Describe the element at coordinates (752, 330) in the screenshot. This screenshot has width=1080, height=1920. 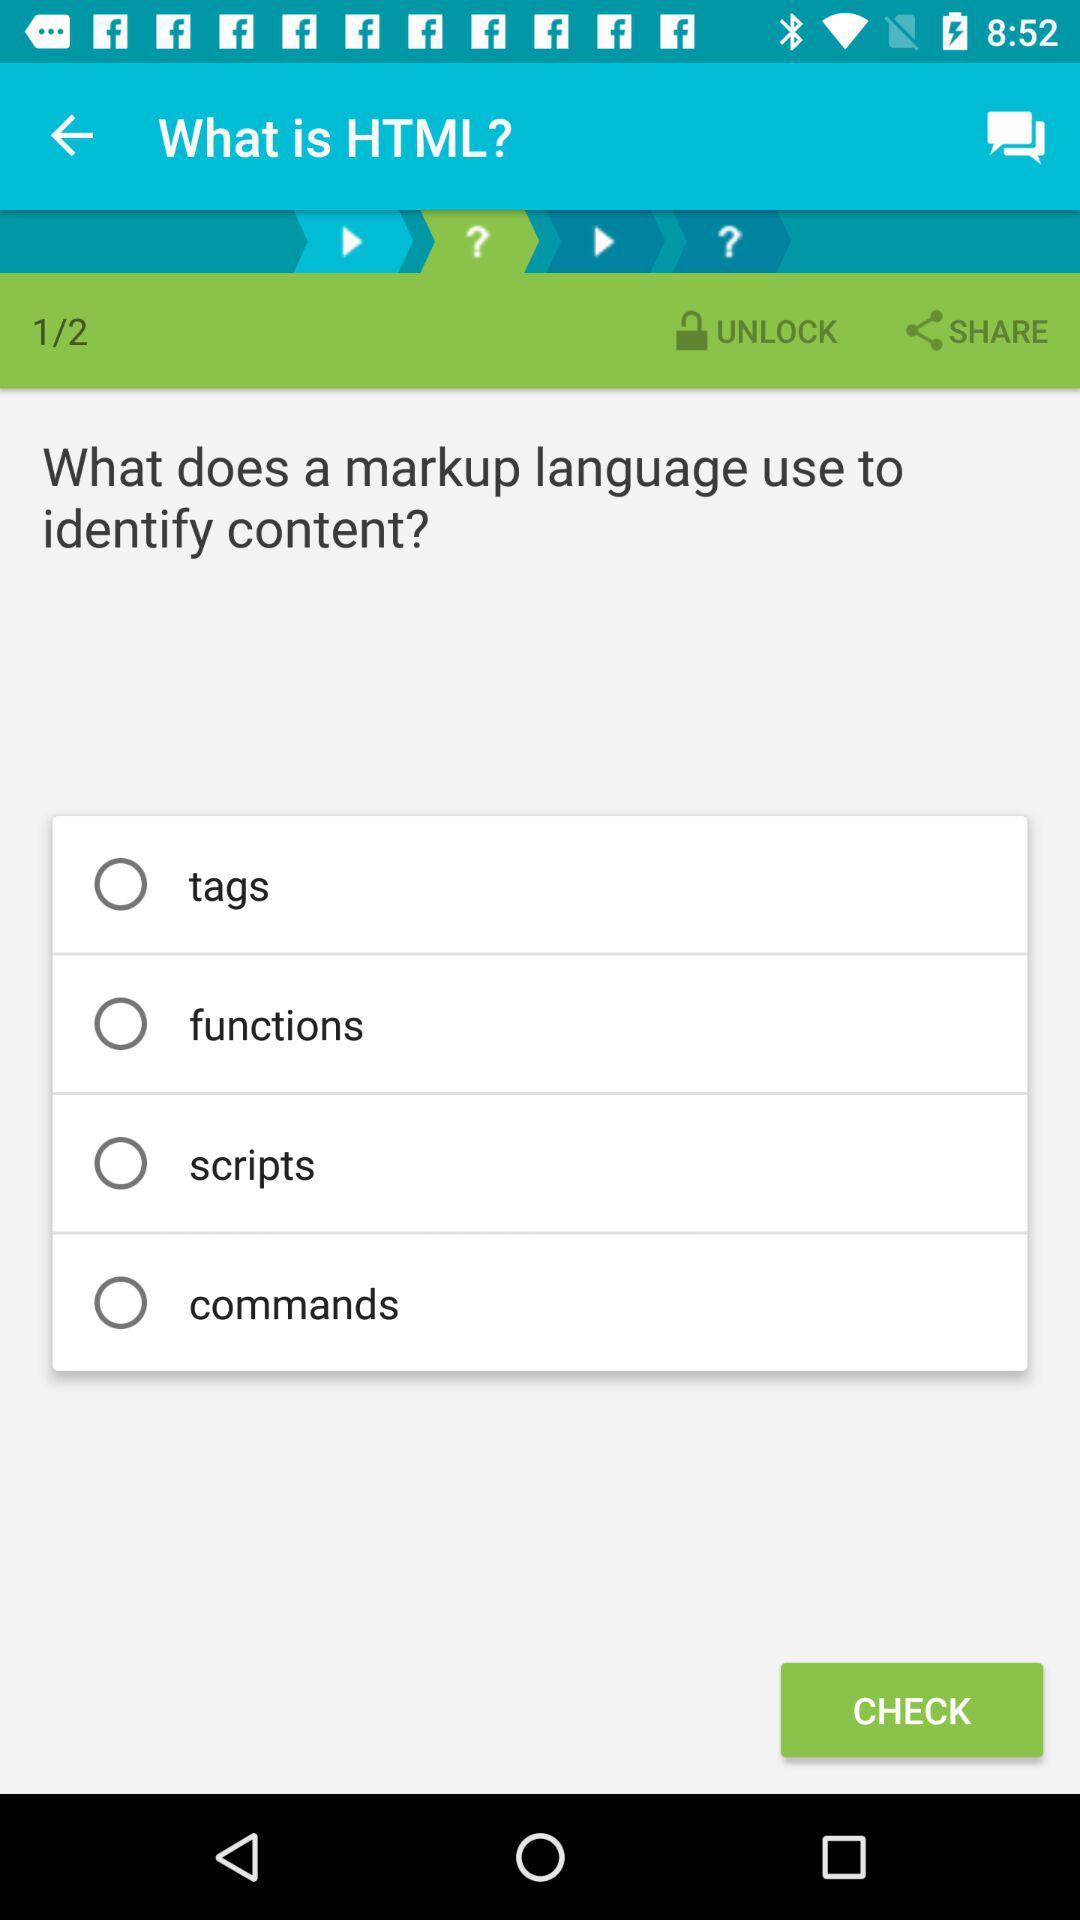
I see `unlock` at that location.